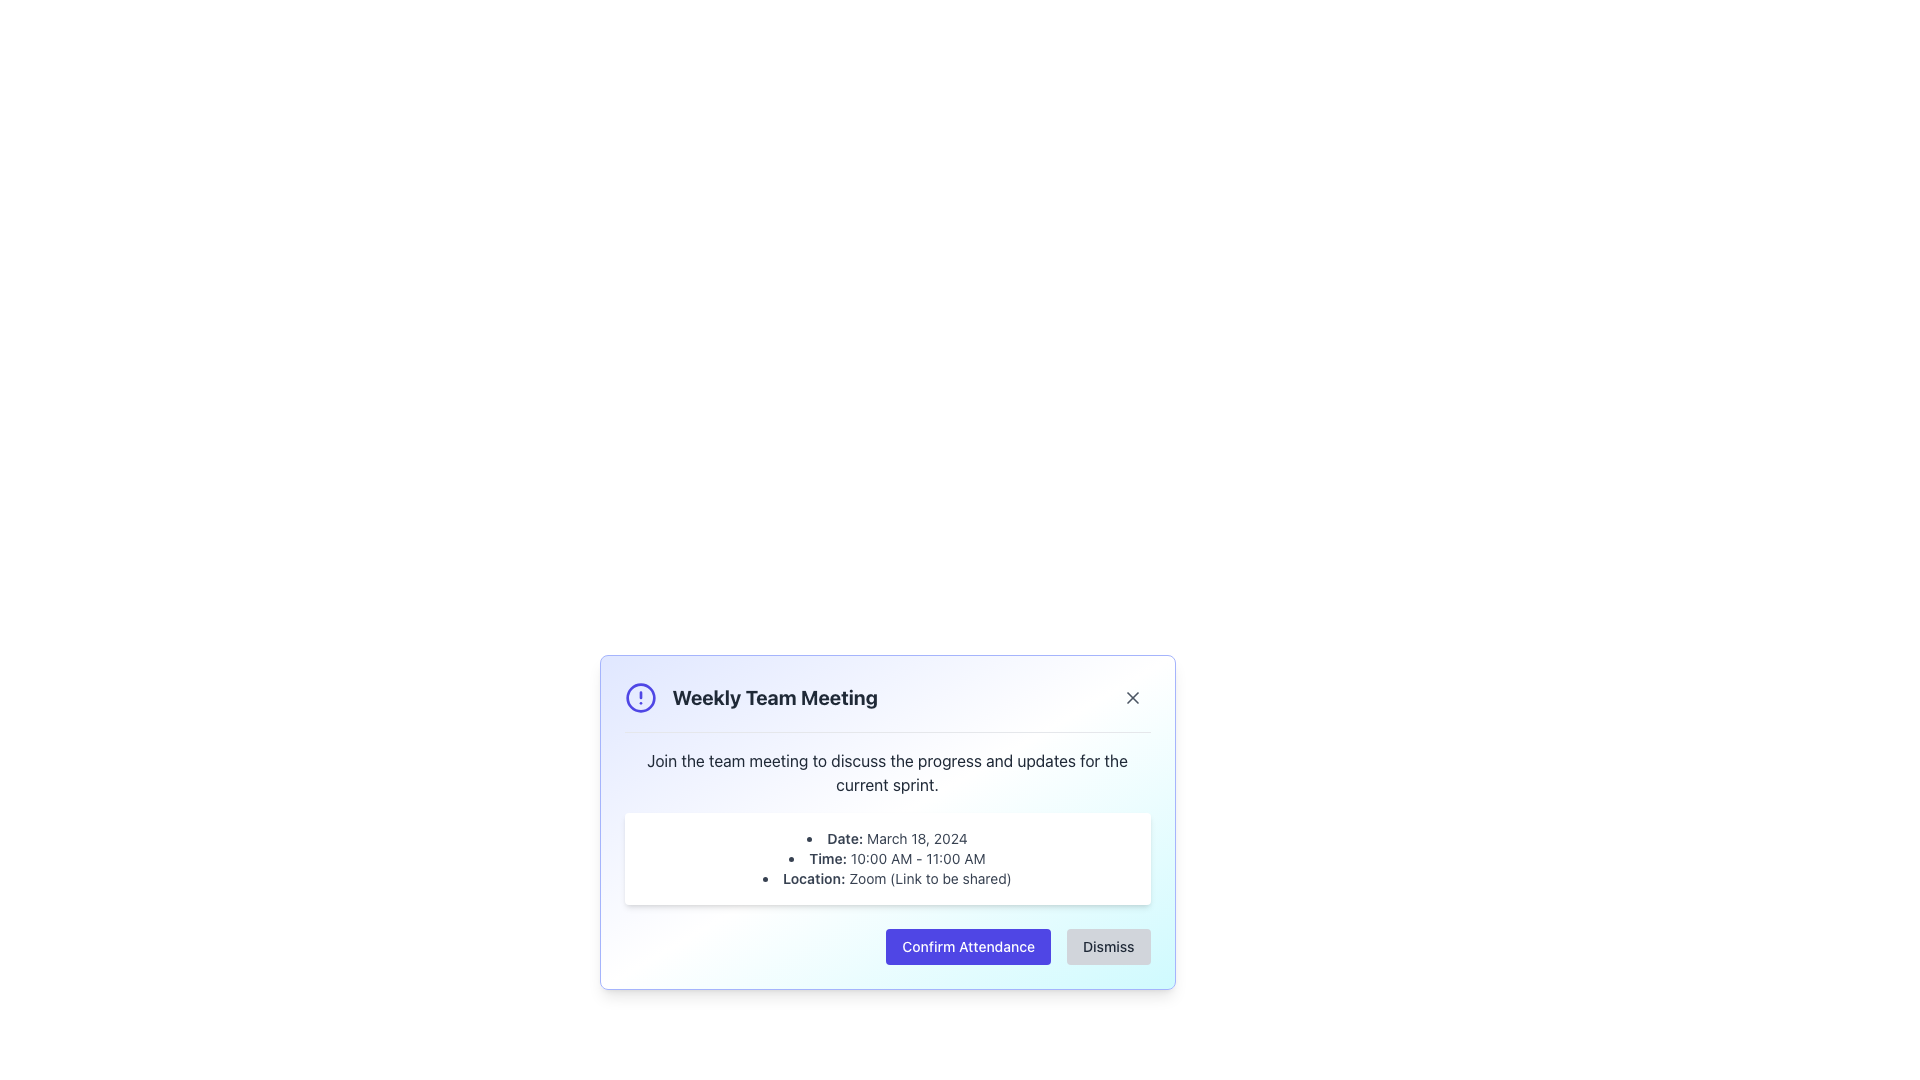 The image size is (1920, 1080). Describe the element at coordinates (640, 697) in the screenshot. I see `the indigo circular icon with a graphical alert symbol located at the far left of the header section in the modal dialog, adjacent to the 'Weekly Team Meeting' text` at that location.